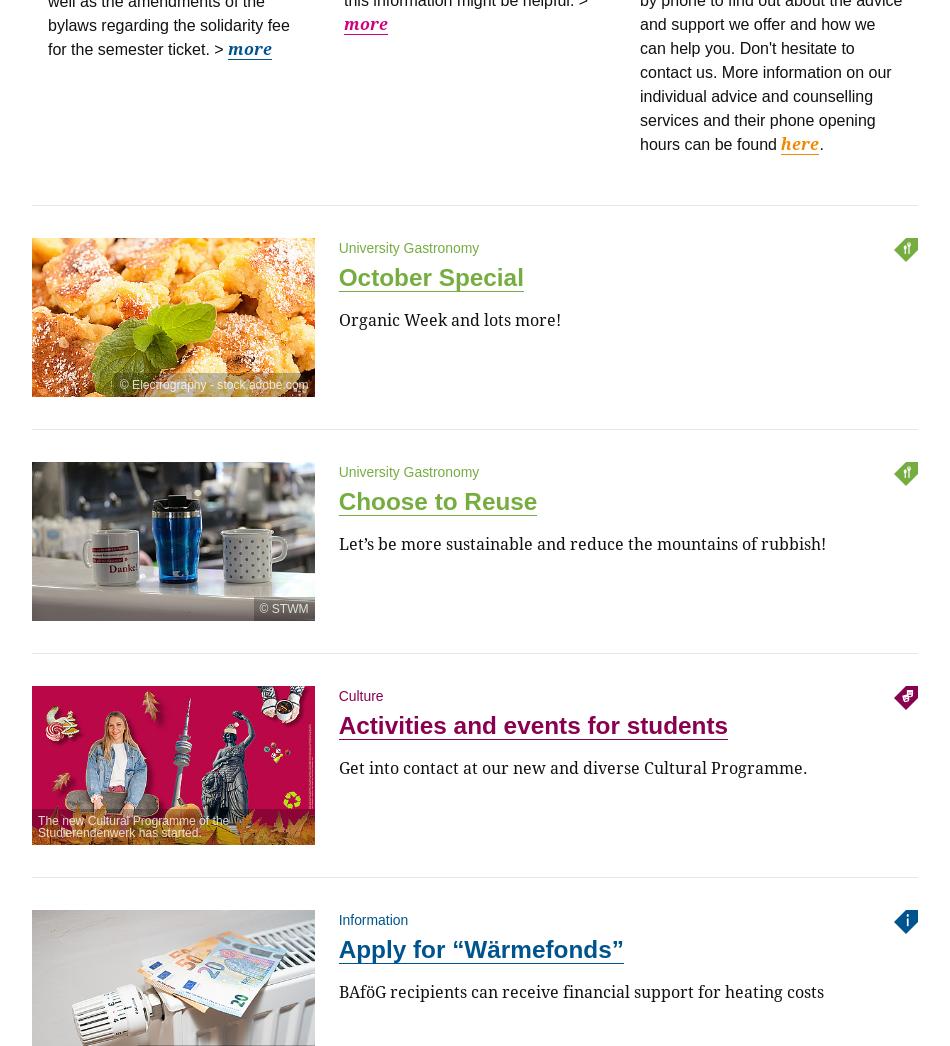 The image size is (950, 1046). What do you see at coordinates (359, 694) in the screenshot?
I see `'Culture'` at bounding box center [359, 694].